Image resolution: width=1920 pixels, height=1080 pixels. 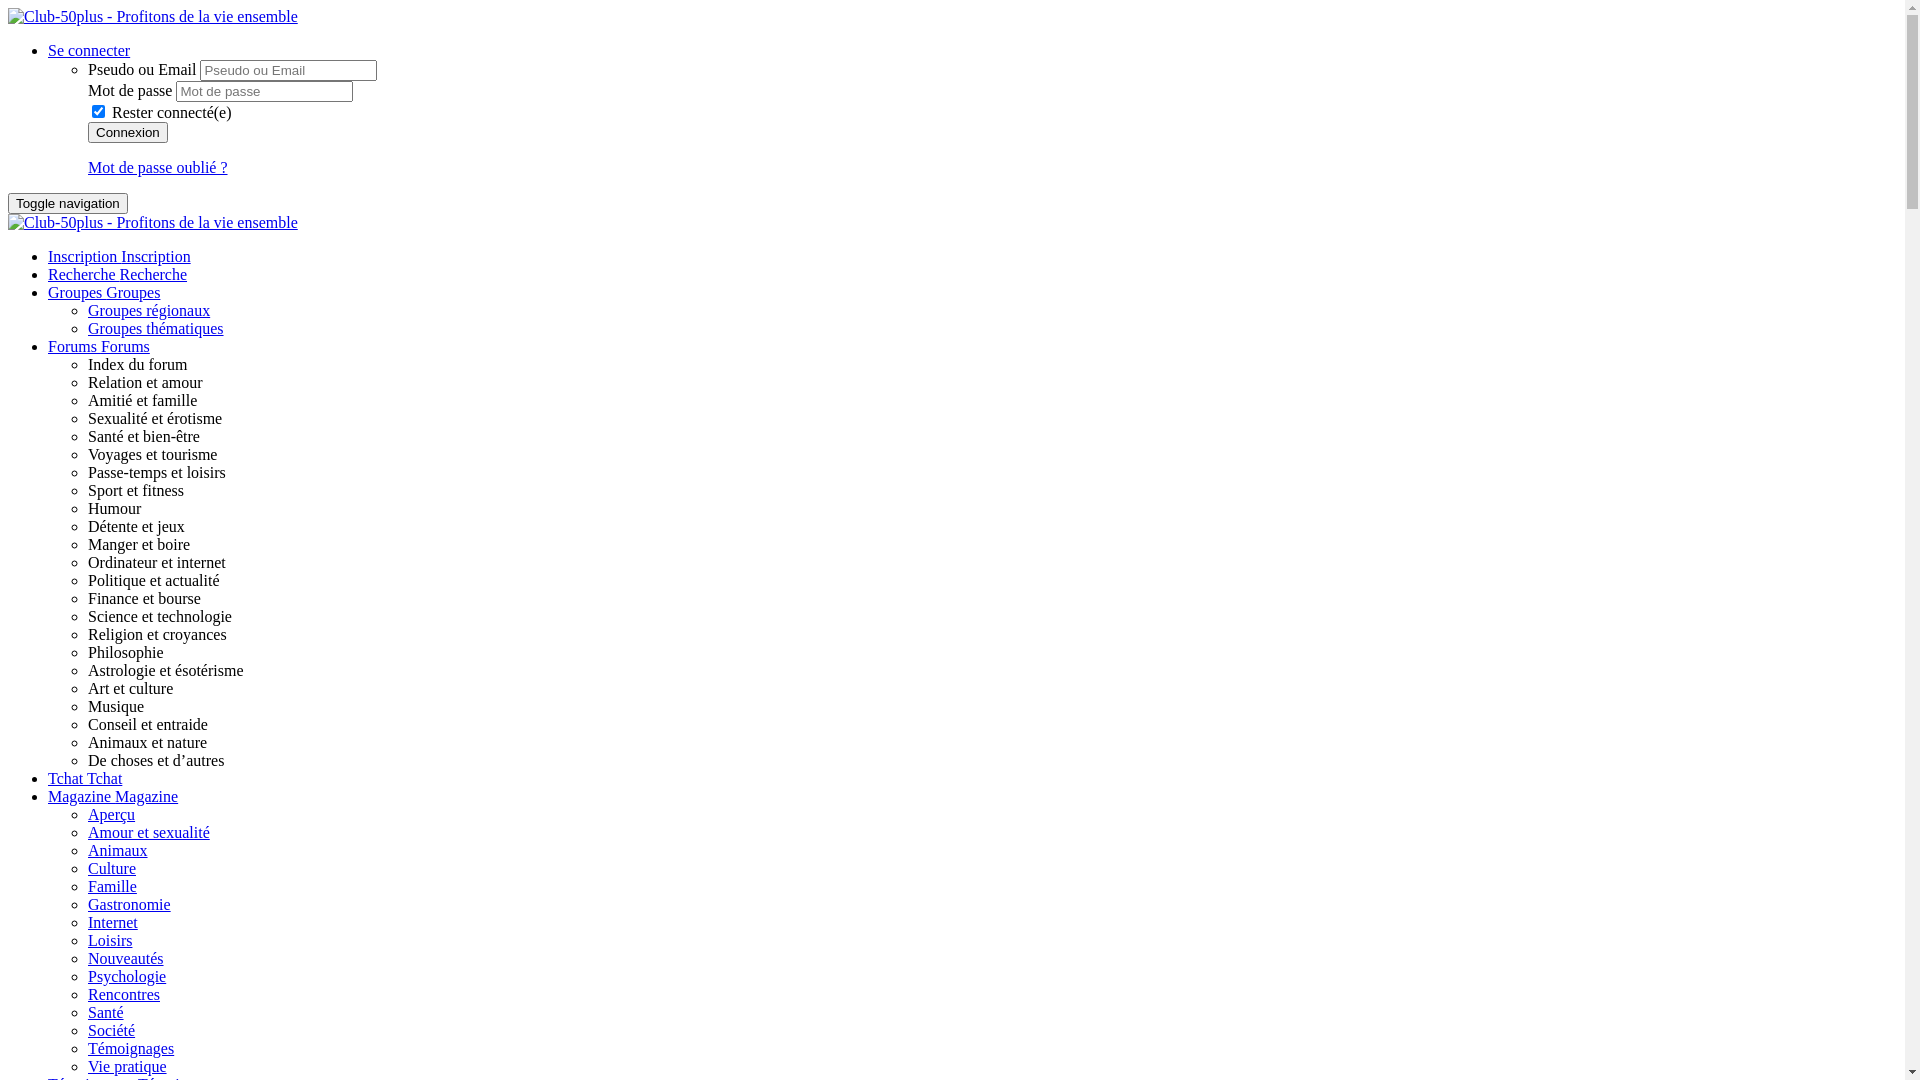 I want to click on 'Groupes', so click(x=48, y=292).